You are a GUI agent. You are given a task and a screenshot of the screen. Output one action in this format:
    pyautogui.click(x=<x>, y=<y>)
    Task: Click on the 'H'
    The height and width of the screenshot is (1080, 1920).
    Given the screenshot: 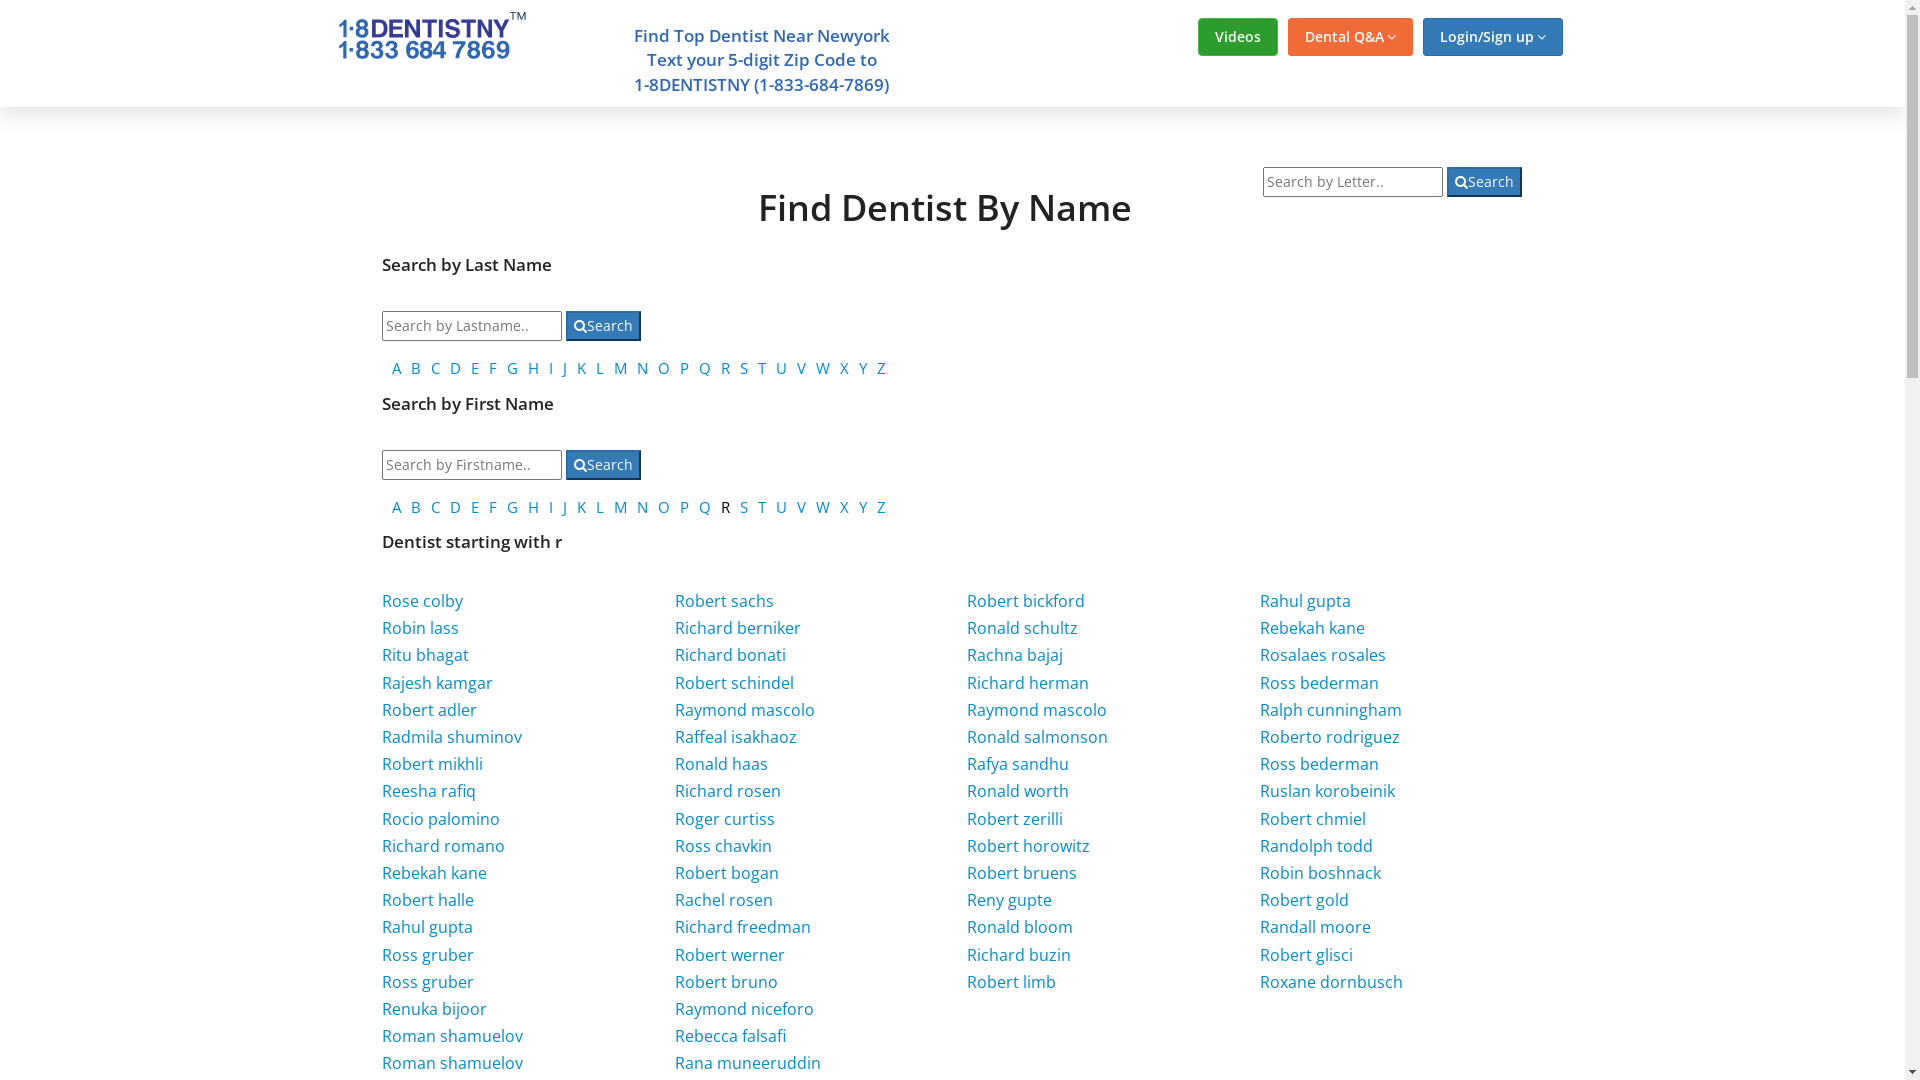 What is the action you would take?
    pyautogui.click(x=533, y=367)
    